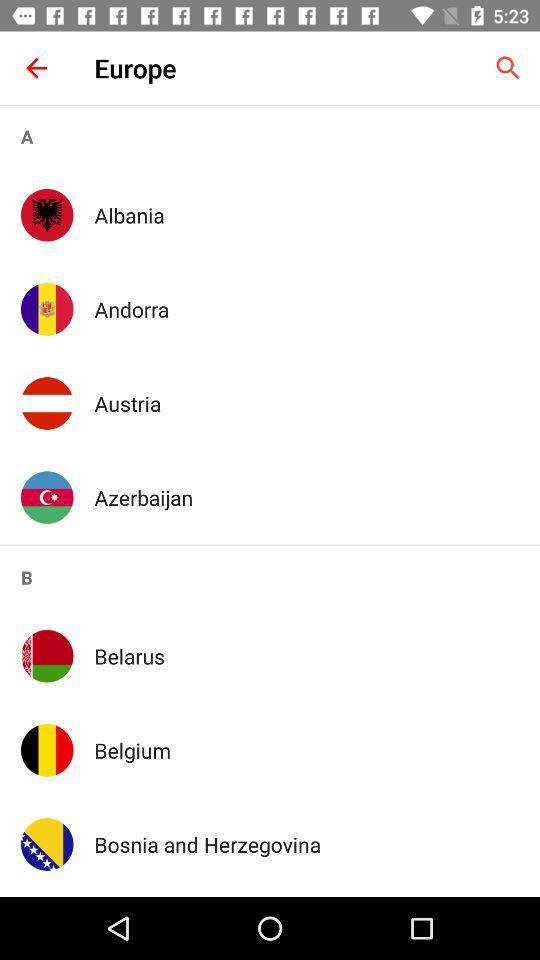 The width and height of the screenshot is (540, 960). Describe the element at coordinates (47, 749) in the screenshot. I see `the app next to belgium icon` at that location.